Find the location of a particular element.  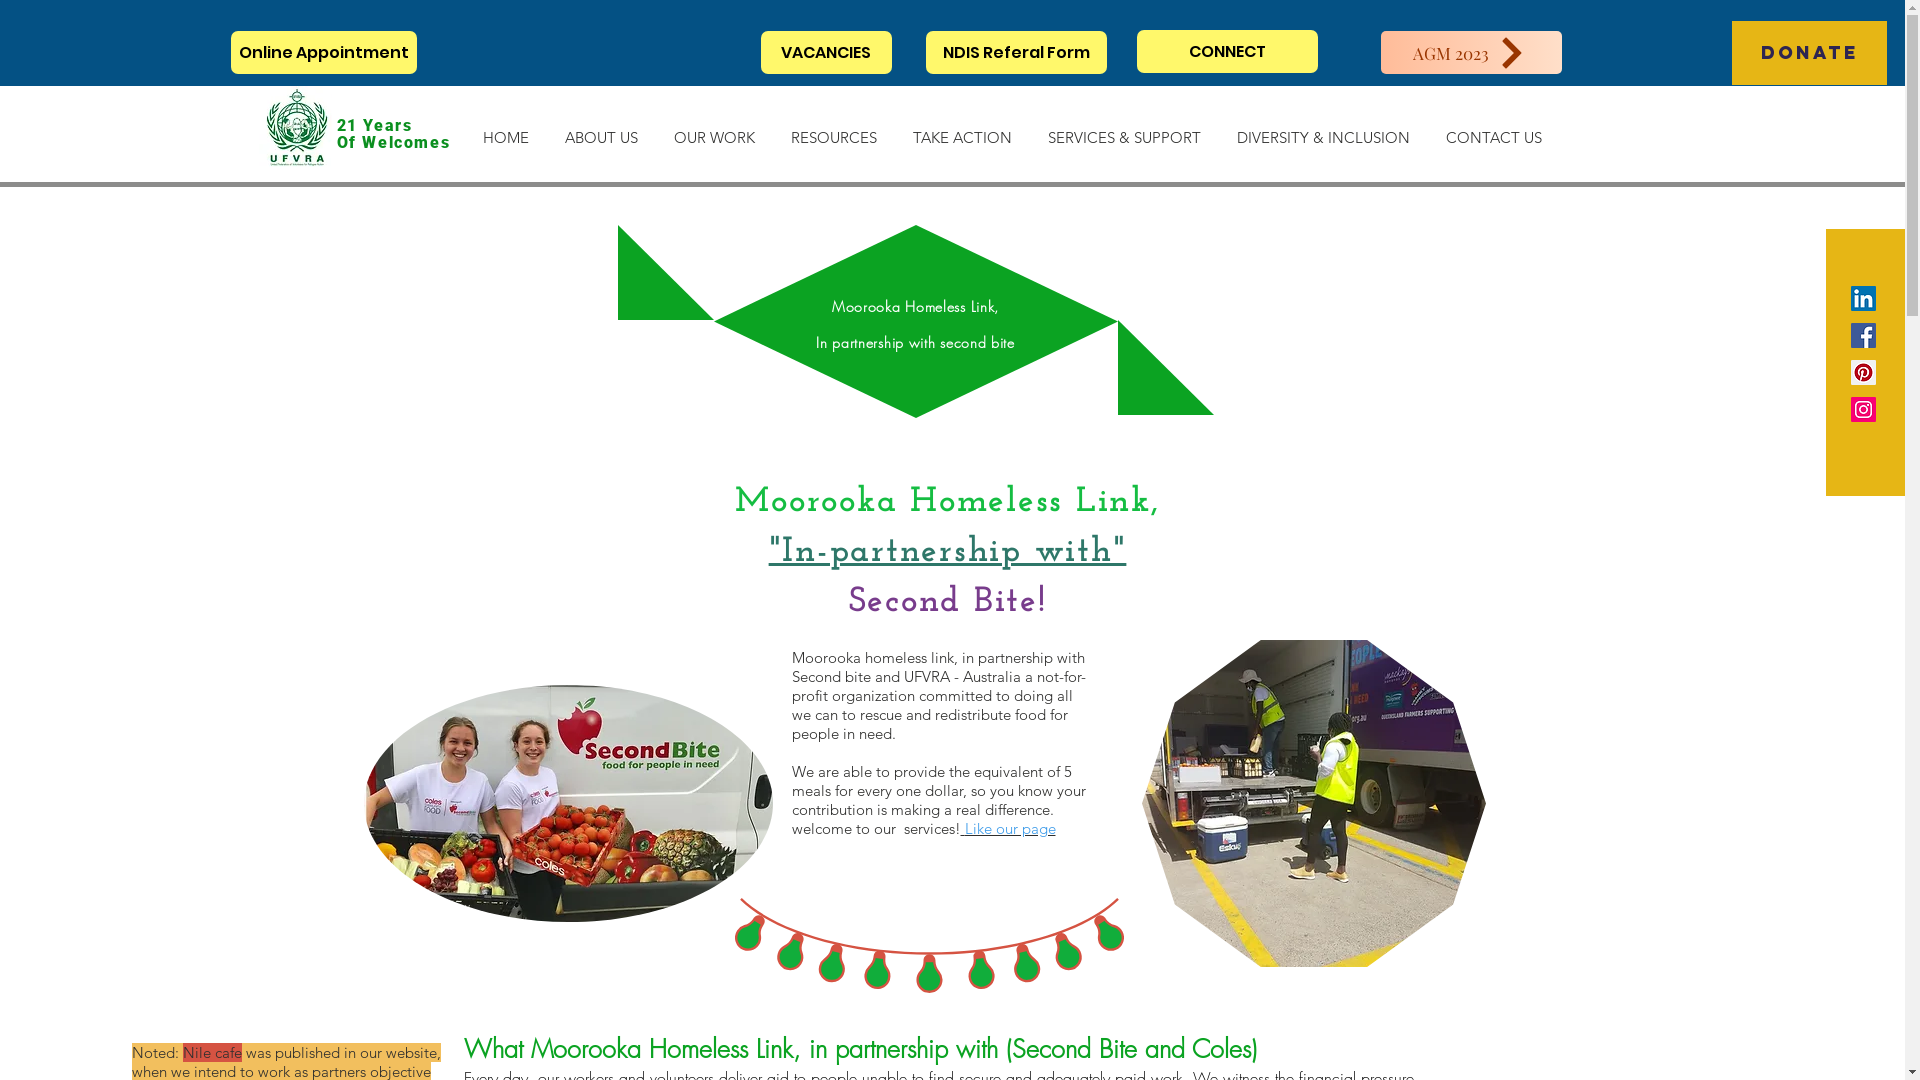

'VACANCIES' is located at coordinates (825, 51).